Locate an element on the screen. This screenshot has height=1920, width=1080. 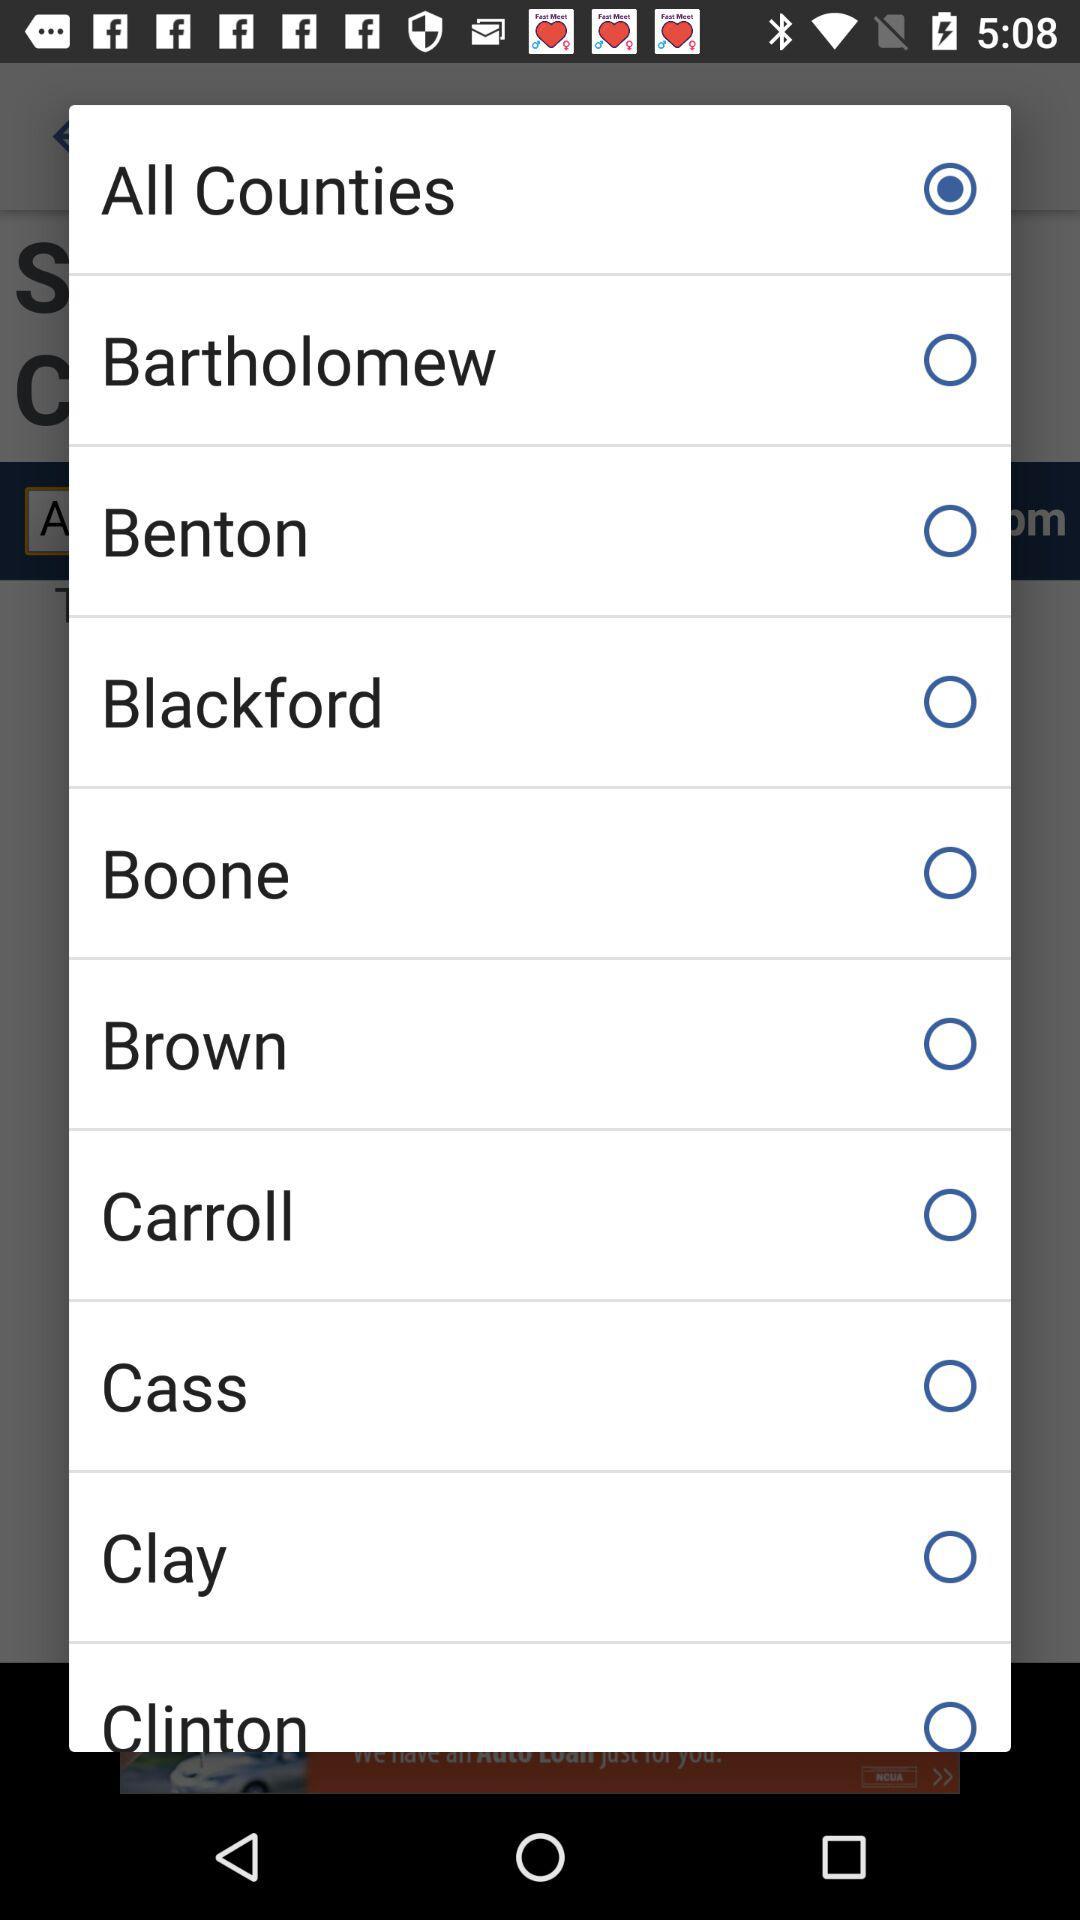
carroll item is located at coordinates (540, 1213).